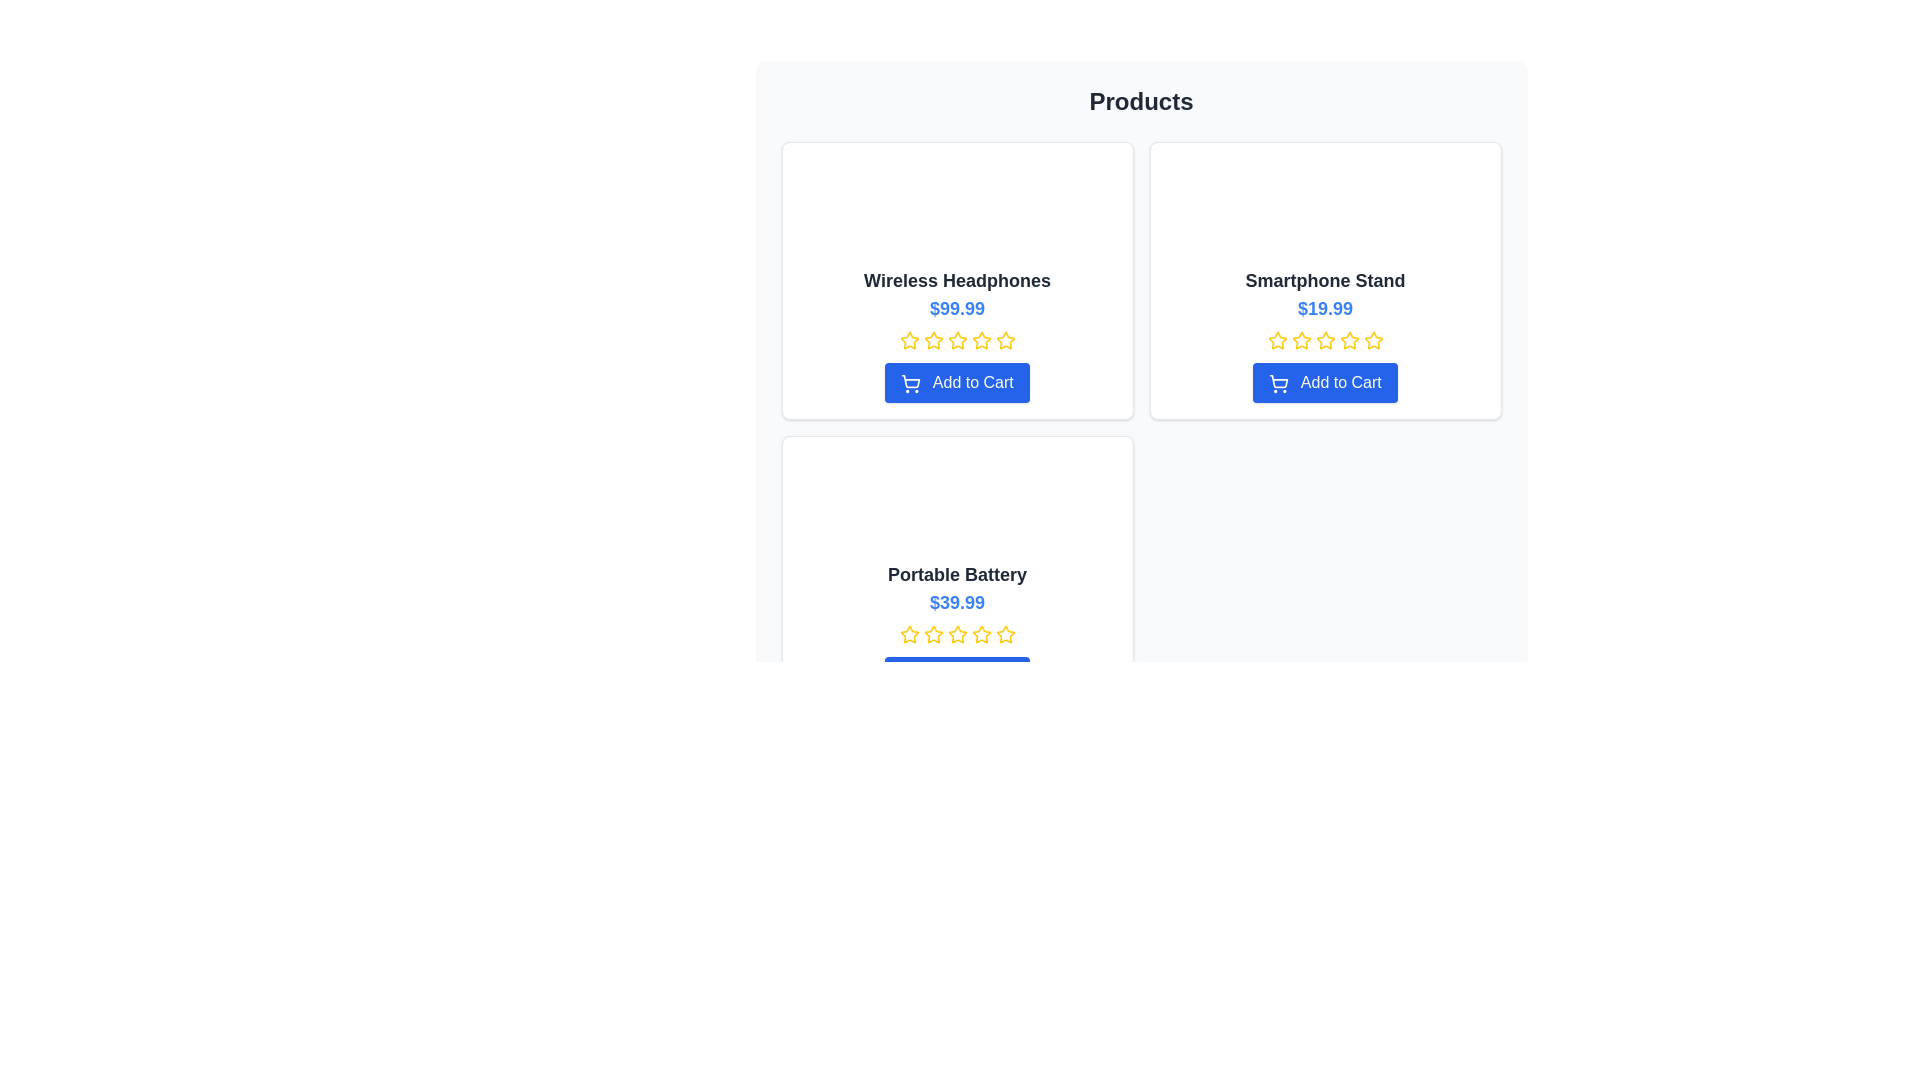  What do you see at coordinates (956, 281) in the screenshot?
I see `the product title, which is the text label displaying 'Wireless Headphones' in bold, large, dark gray font located at the top of the product card` at bounding box center [956, 281].